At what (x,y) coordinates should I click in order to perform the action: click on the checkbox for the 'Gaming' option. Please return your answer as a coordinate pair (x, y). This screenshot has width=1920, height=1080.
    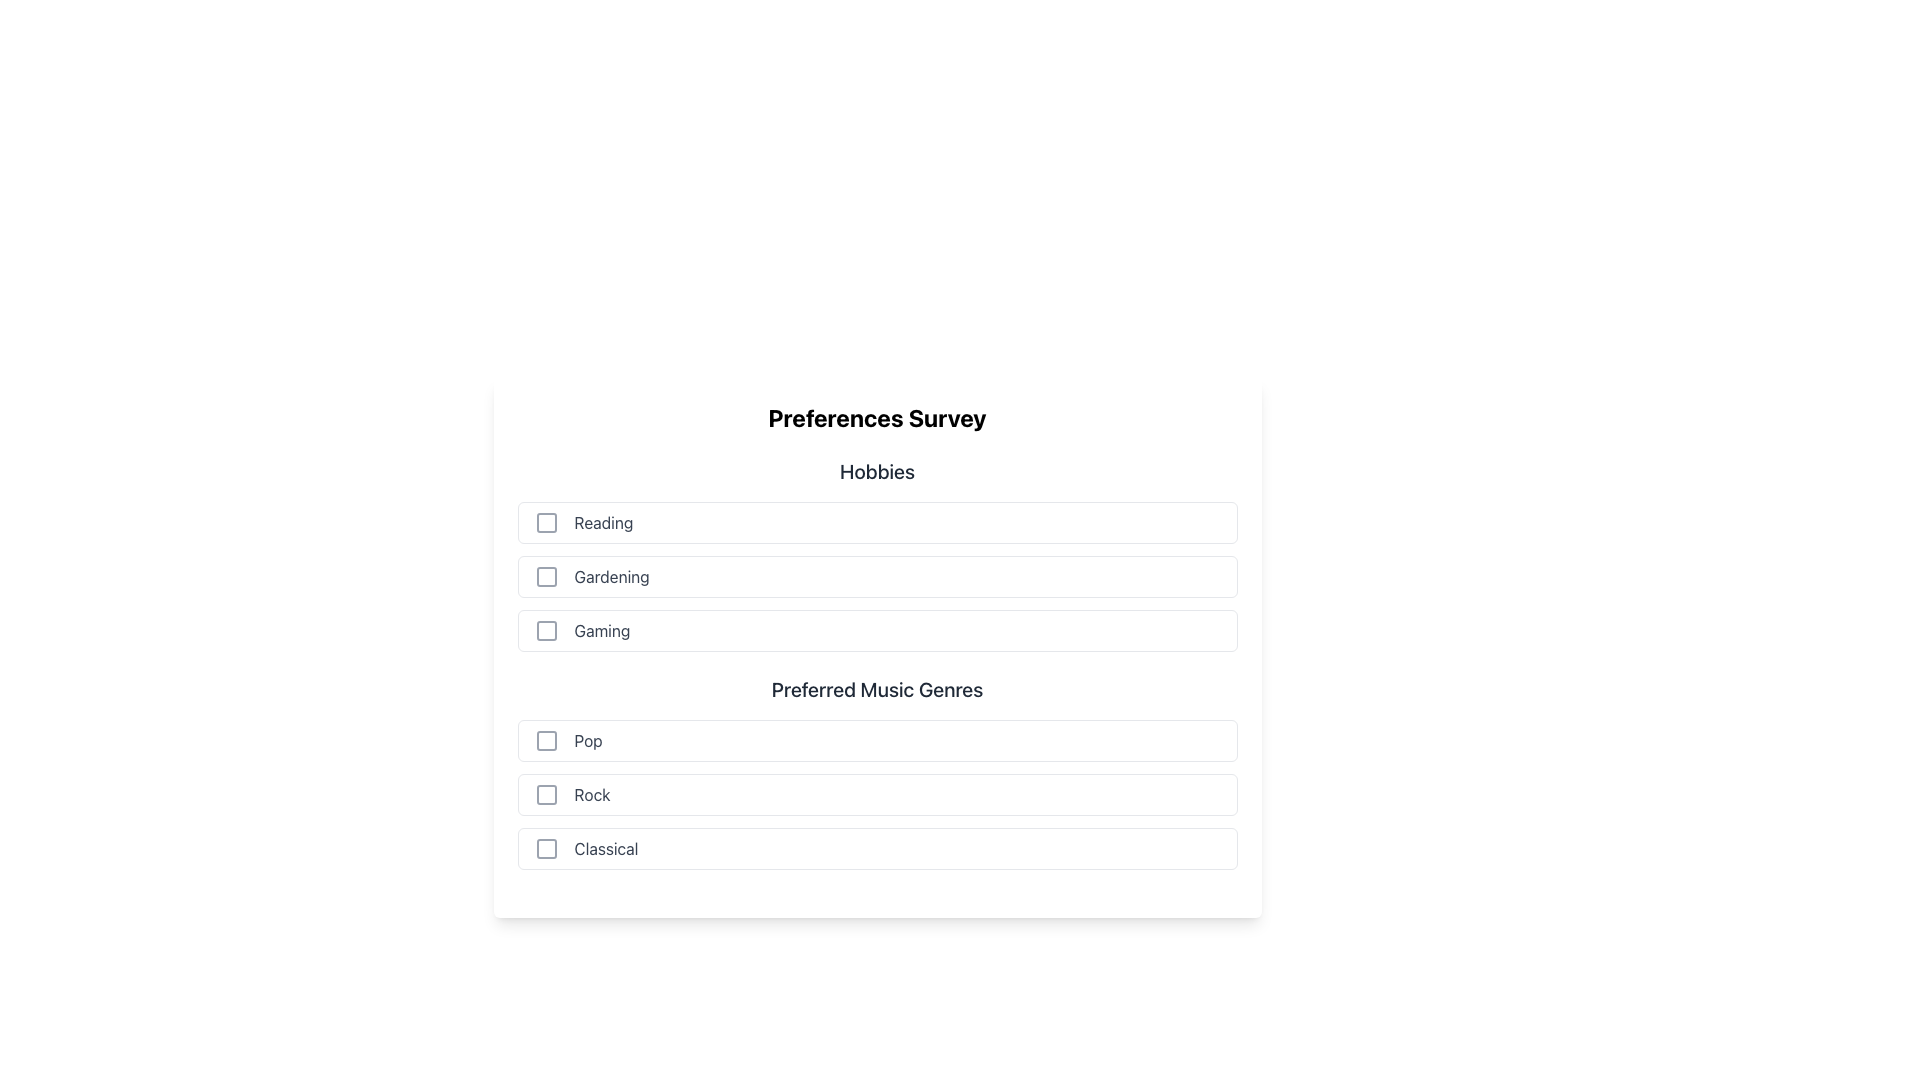
    Looking at the image, I should click on (546, 631).